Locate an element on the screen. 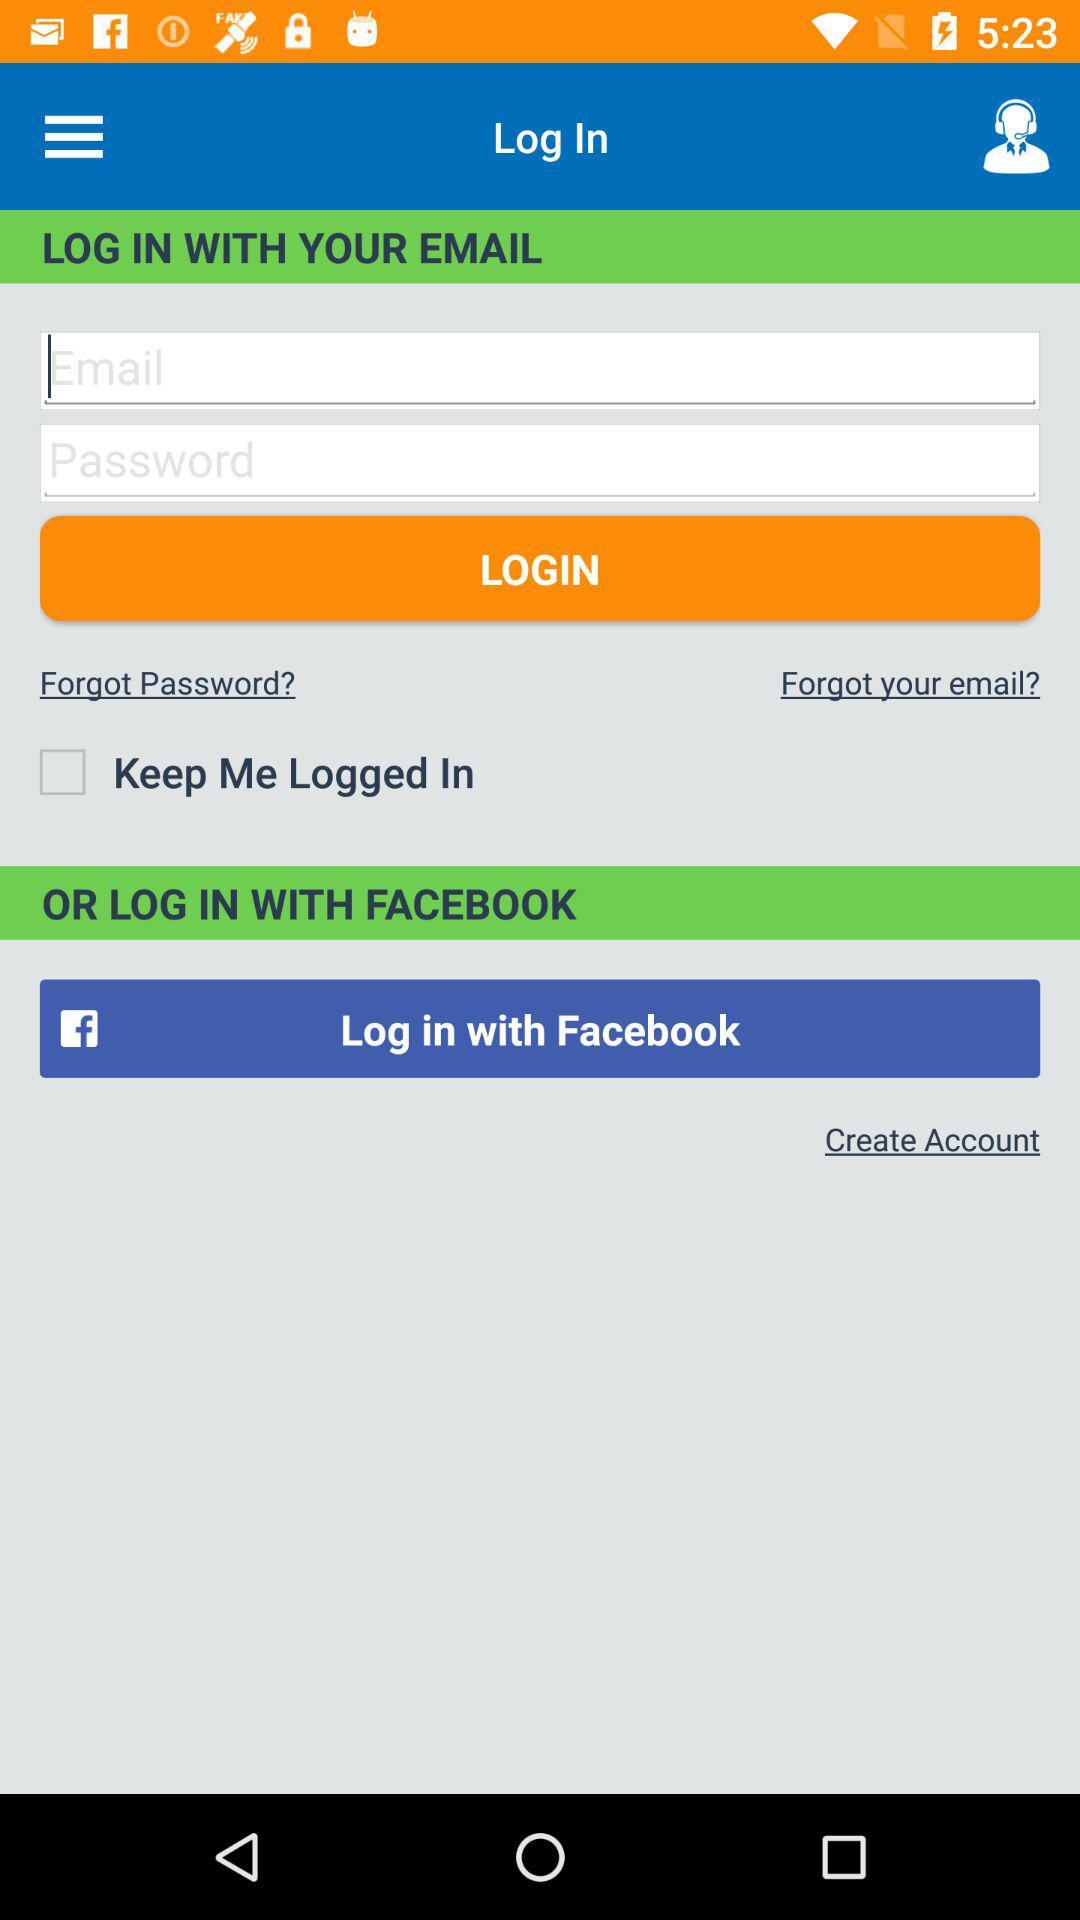 This screenshot has height=1920, width=1080. the item next to log in is located at coordinates (1017, 135).